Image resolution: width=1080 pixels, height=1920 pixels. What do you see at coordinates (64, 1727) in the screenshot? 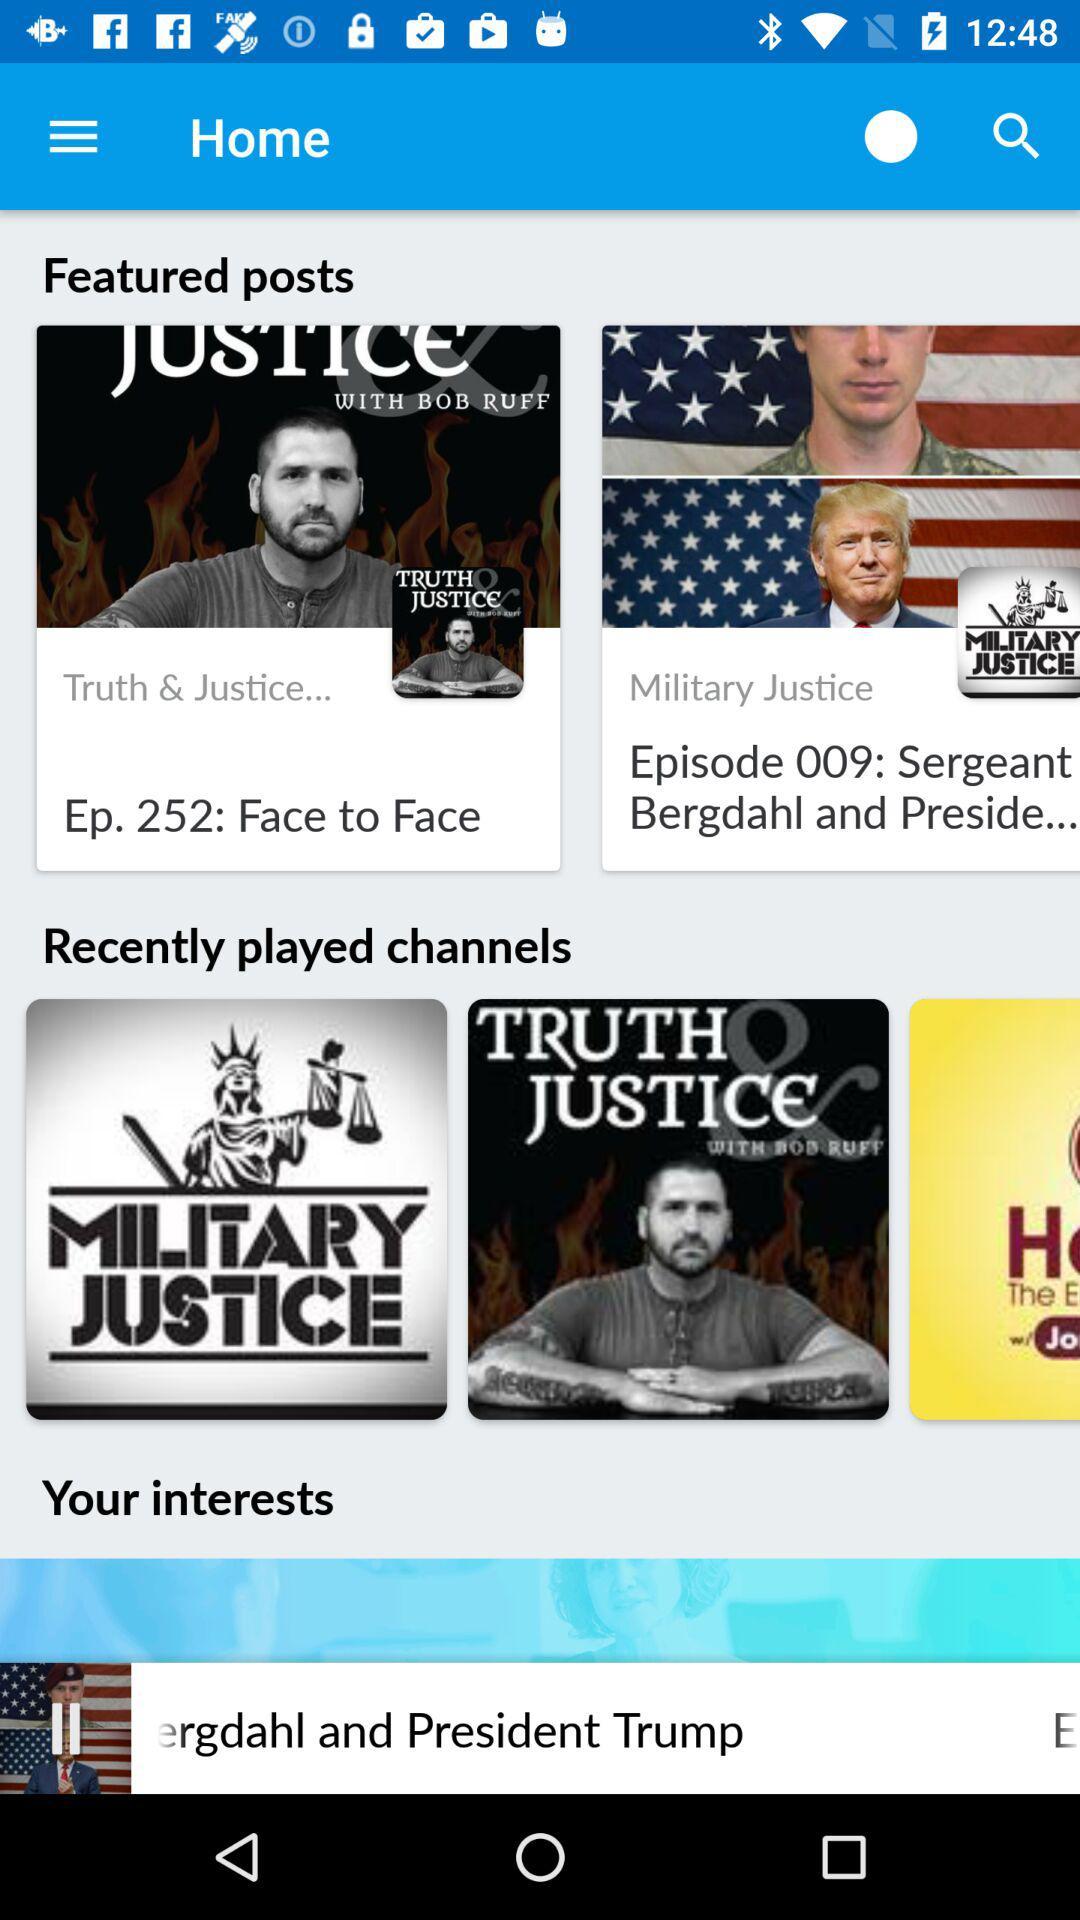
I see `icon to the left of the episode 009 sergeant icon` at bounding box center [64, 1727].